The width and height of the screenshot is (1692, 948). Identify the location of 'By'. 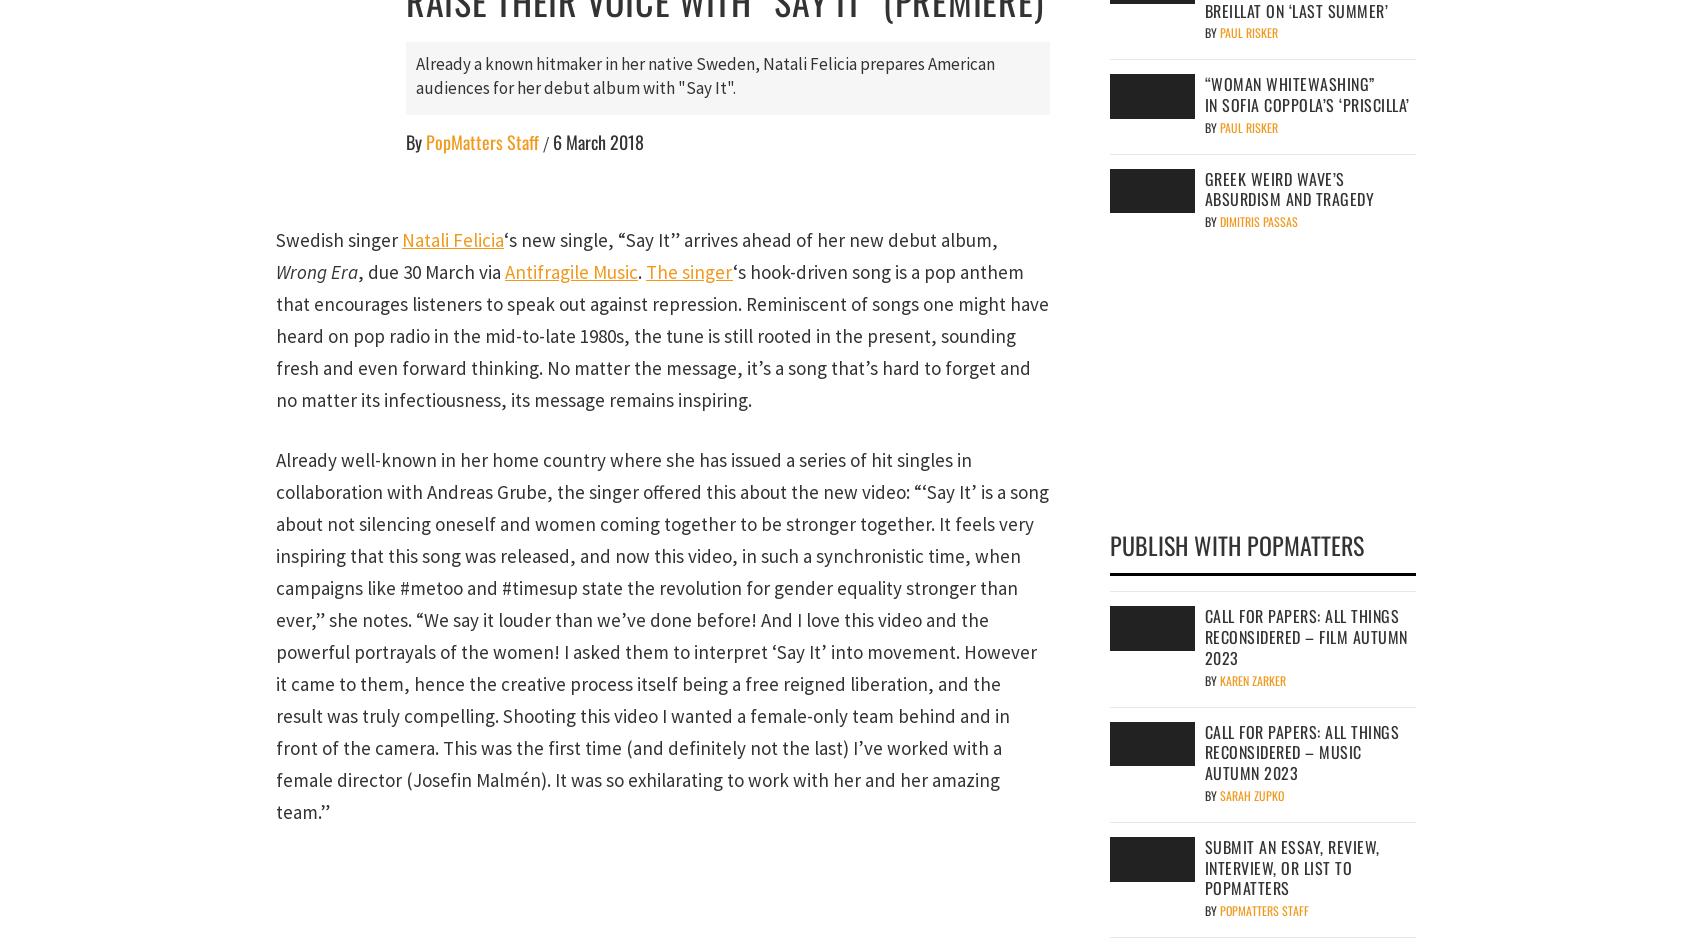
(414, 141).